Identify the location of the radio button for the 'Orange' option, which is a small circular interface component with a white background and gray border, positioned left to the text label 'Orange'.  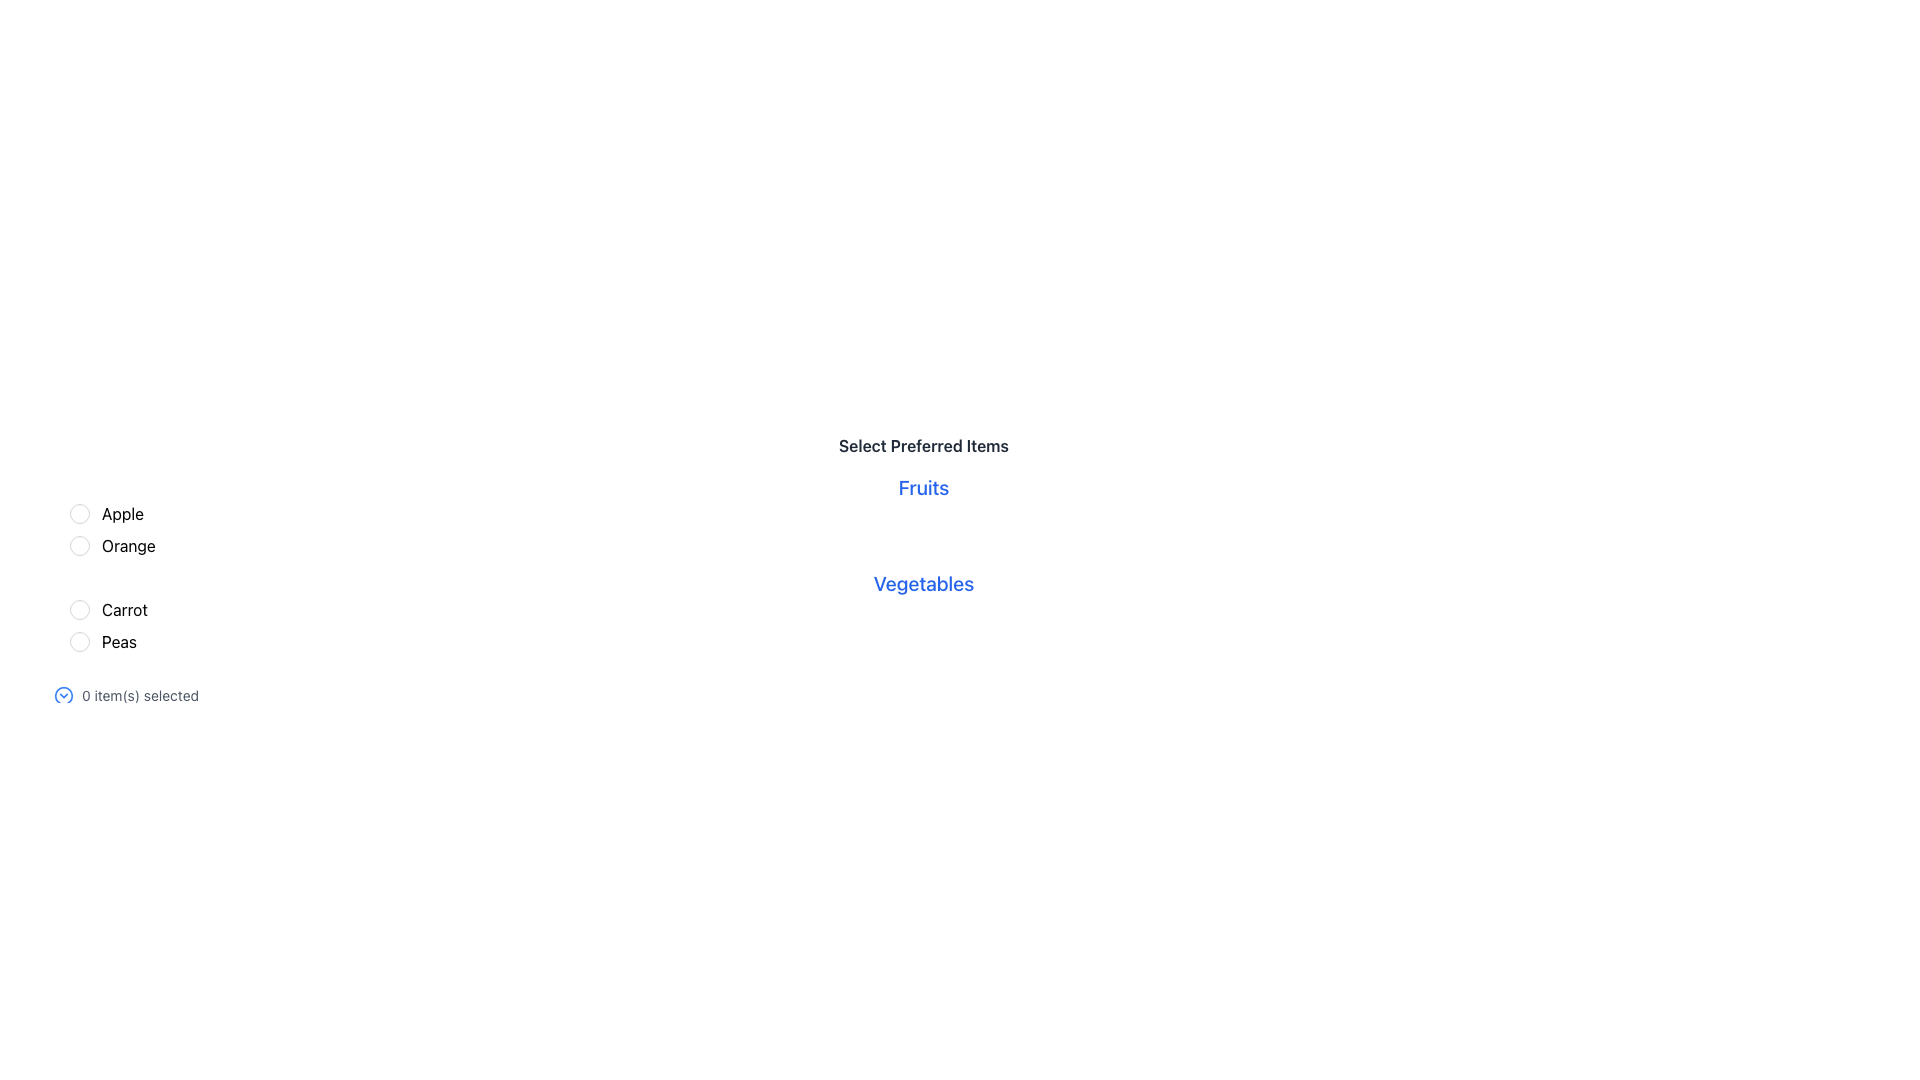
(80, 546).